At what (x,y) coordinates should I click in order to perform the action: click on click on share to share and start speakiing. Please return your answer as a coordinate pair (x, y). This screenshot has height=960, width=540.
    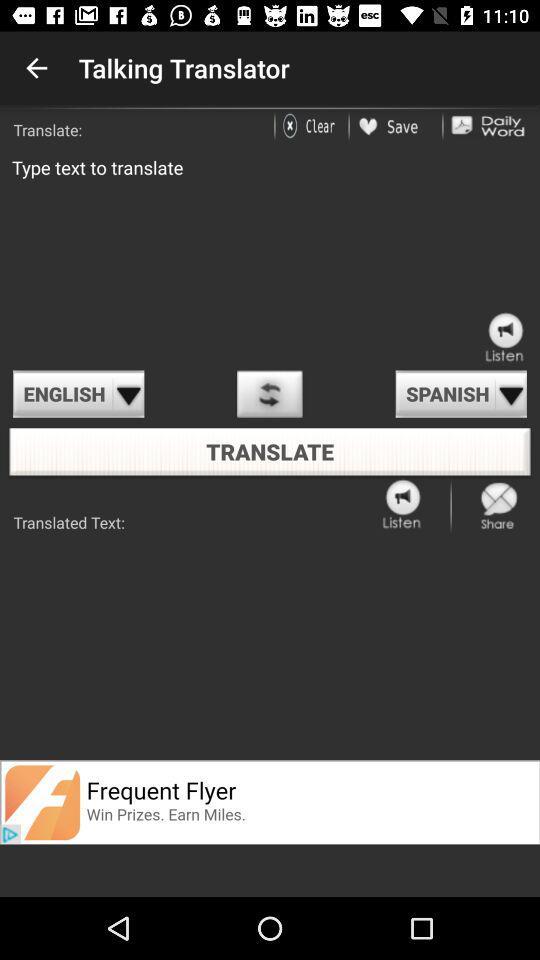
    Looking at the image, I should click on (498, 504).